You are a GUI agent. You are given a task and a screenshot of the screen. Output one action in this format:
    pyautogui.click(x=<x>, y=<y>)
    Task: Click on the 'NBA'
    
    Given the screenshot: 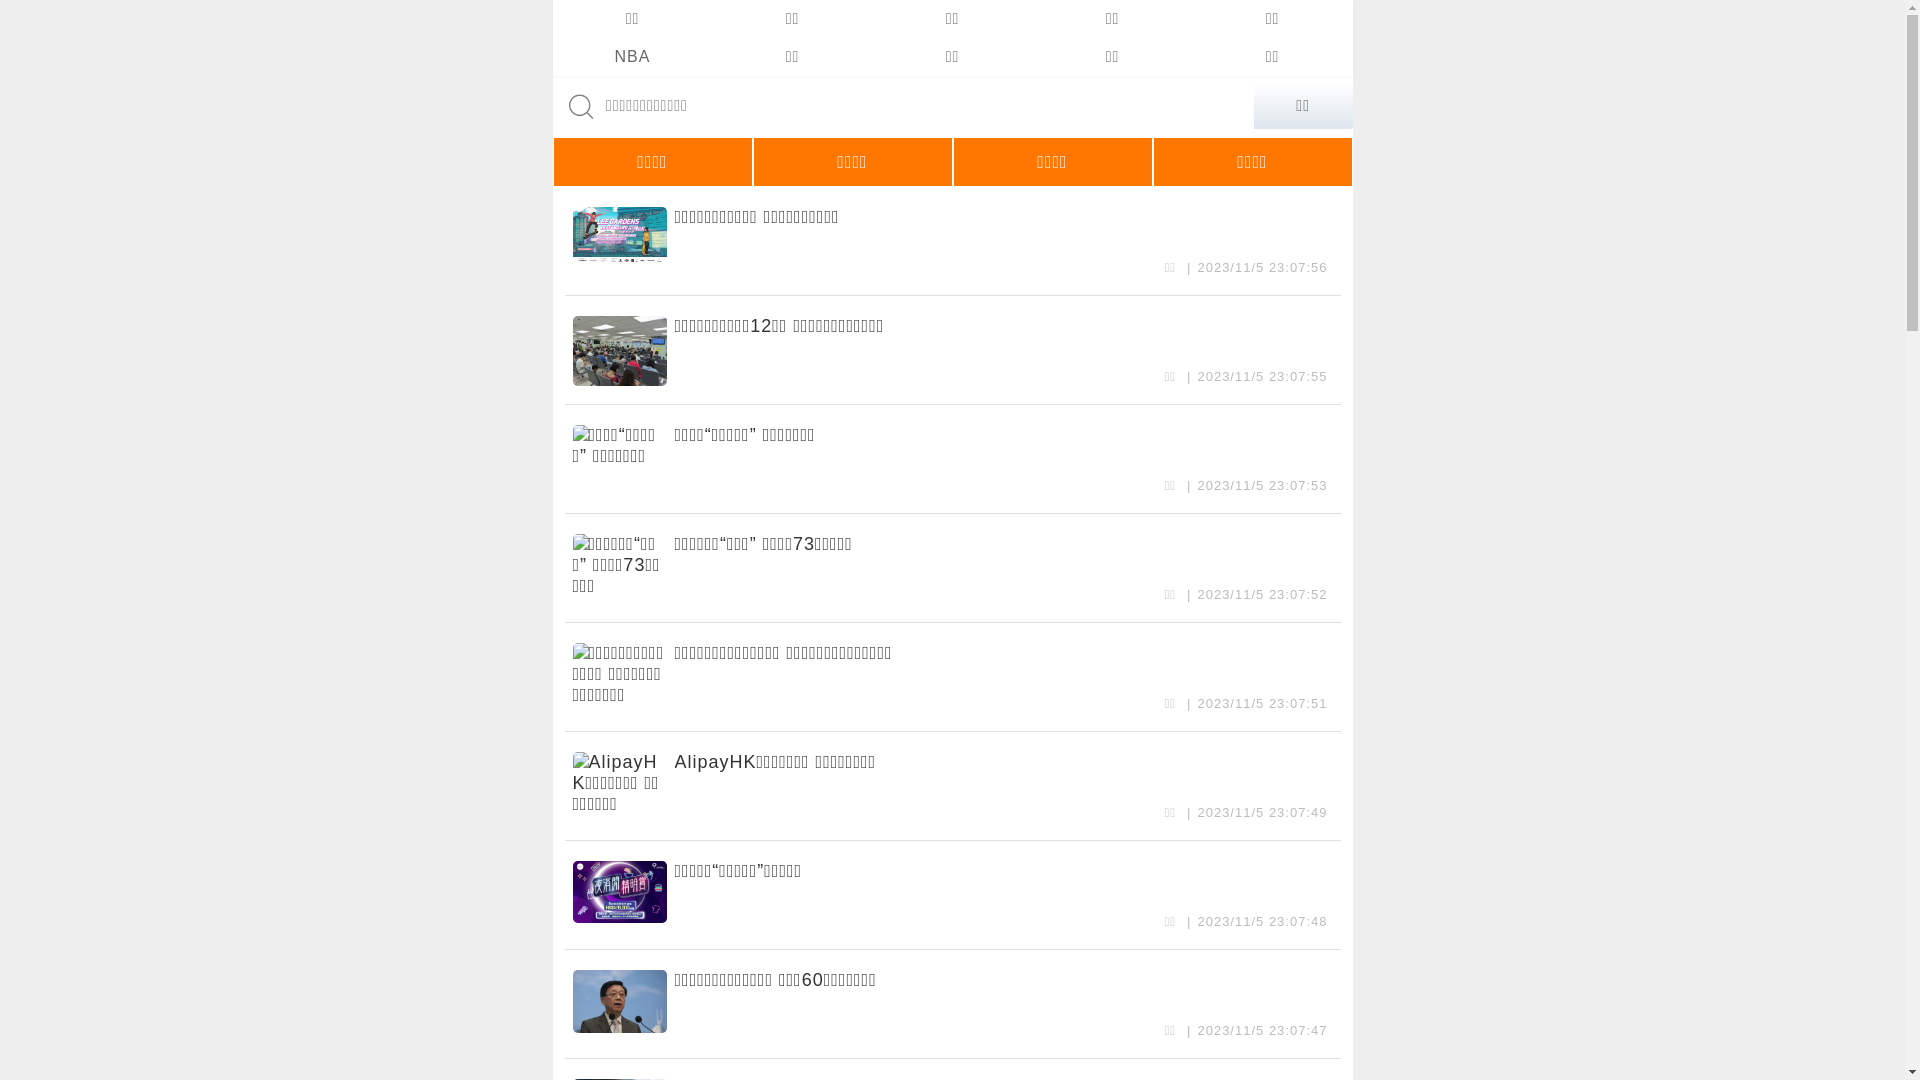 What is the action you would take?
    pyautogui.click(x=631, y=56)
    